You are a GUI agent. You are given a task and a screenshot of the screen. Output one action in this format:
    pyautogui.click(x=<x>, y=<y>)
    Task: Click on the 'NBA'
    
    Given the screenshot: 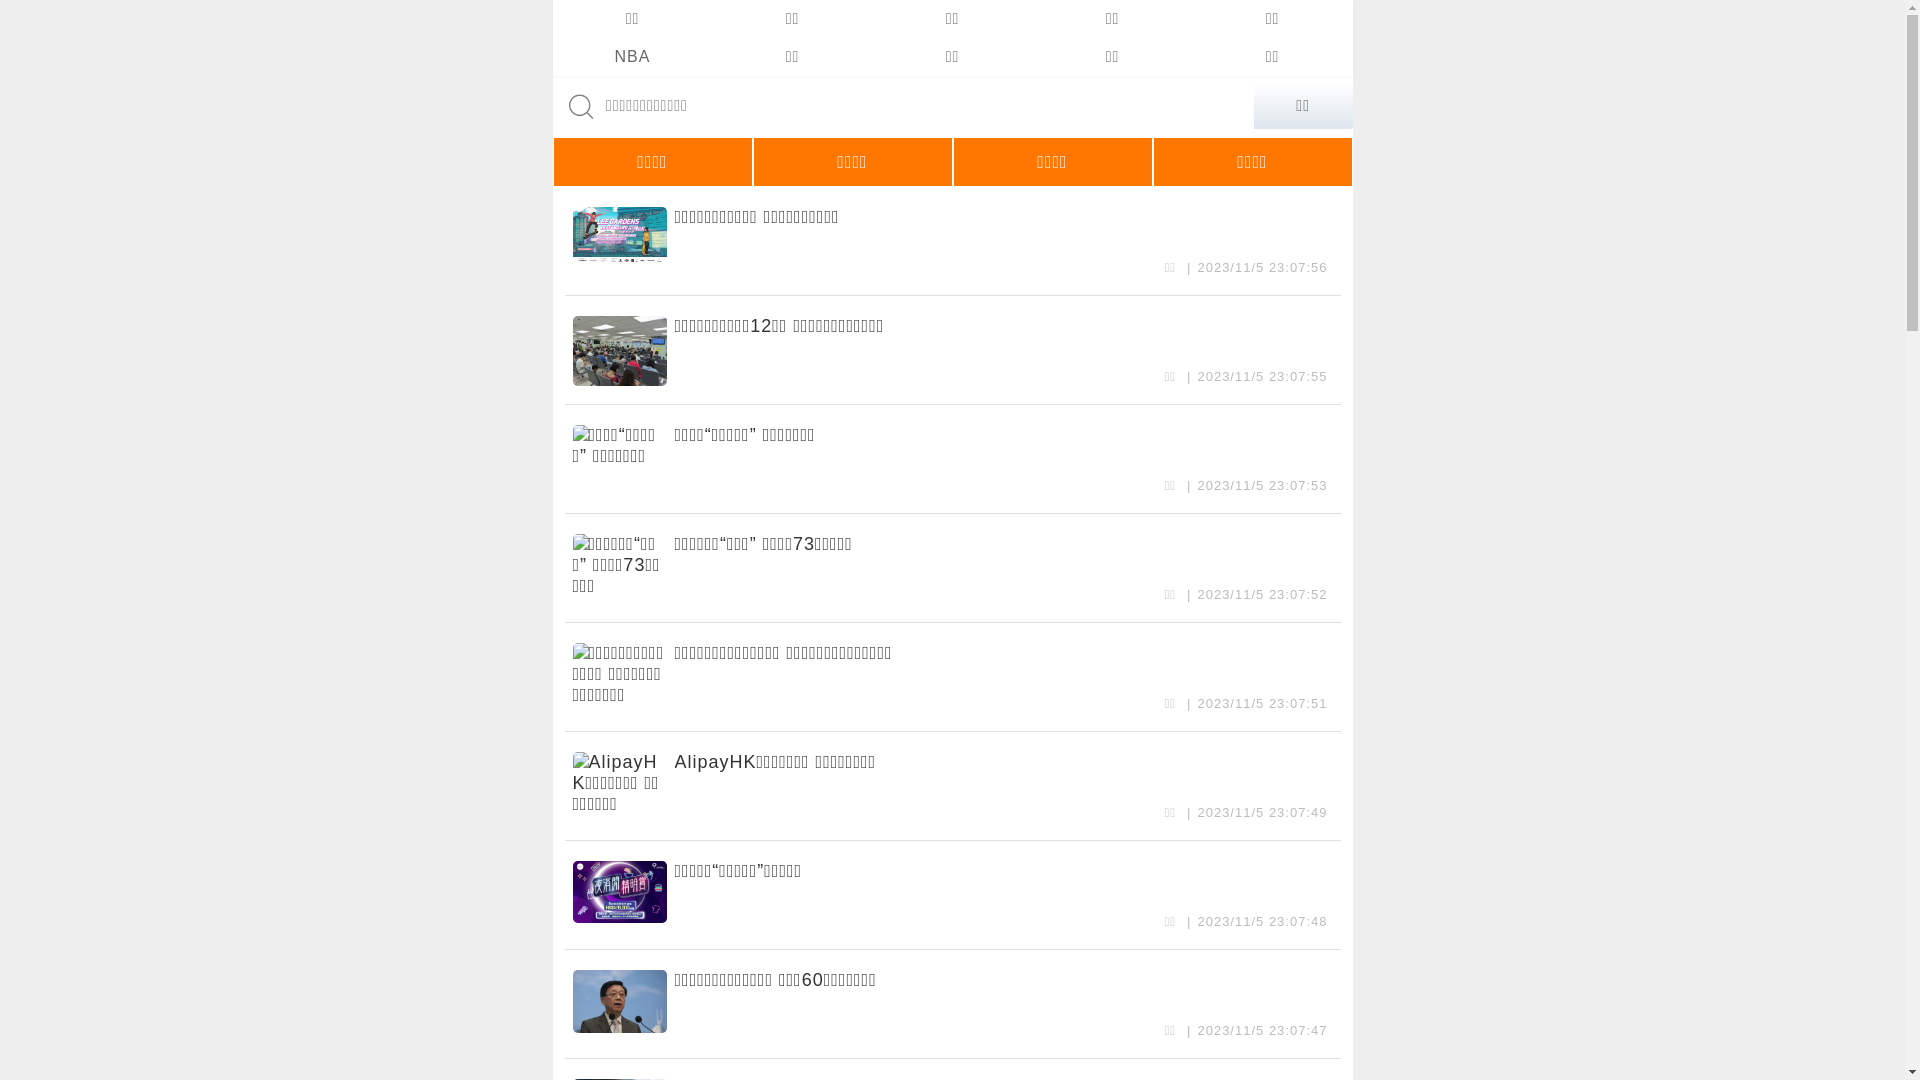 What is the action you would take?
    pyautogui.click(x=631, y=56)
    